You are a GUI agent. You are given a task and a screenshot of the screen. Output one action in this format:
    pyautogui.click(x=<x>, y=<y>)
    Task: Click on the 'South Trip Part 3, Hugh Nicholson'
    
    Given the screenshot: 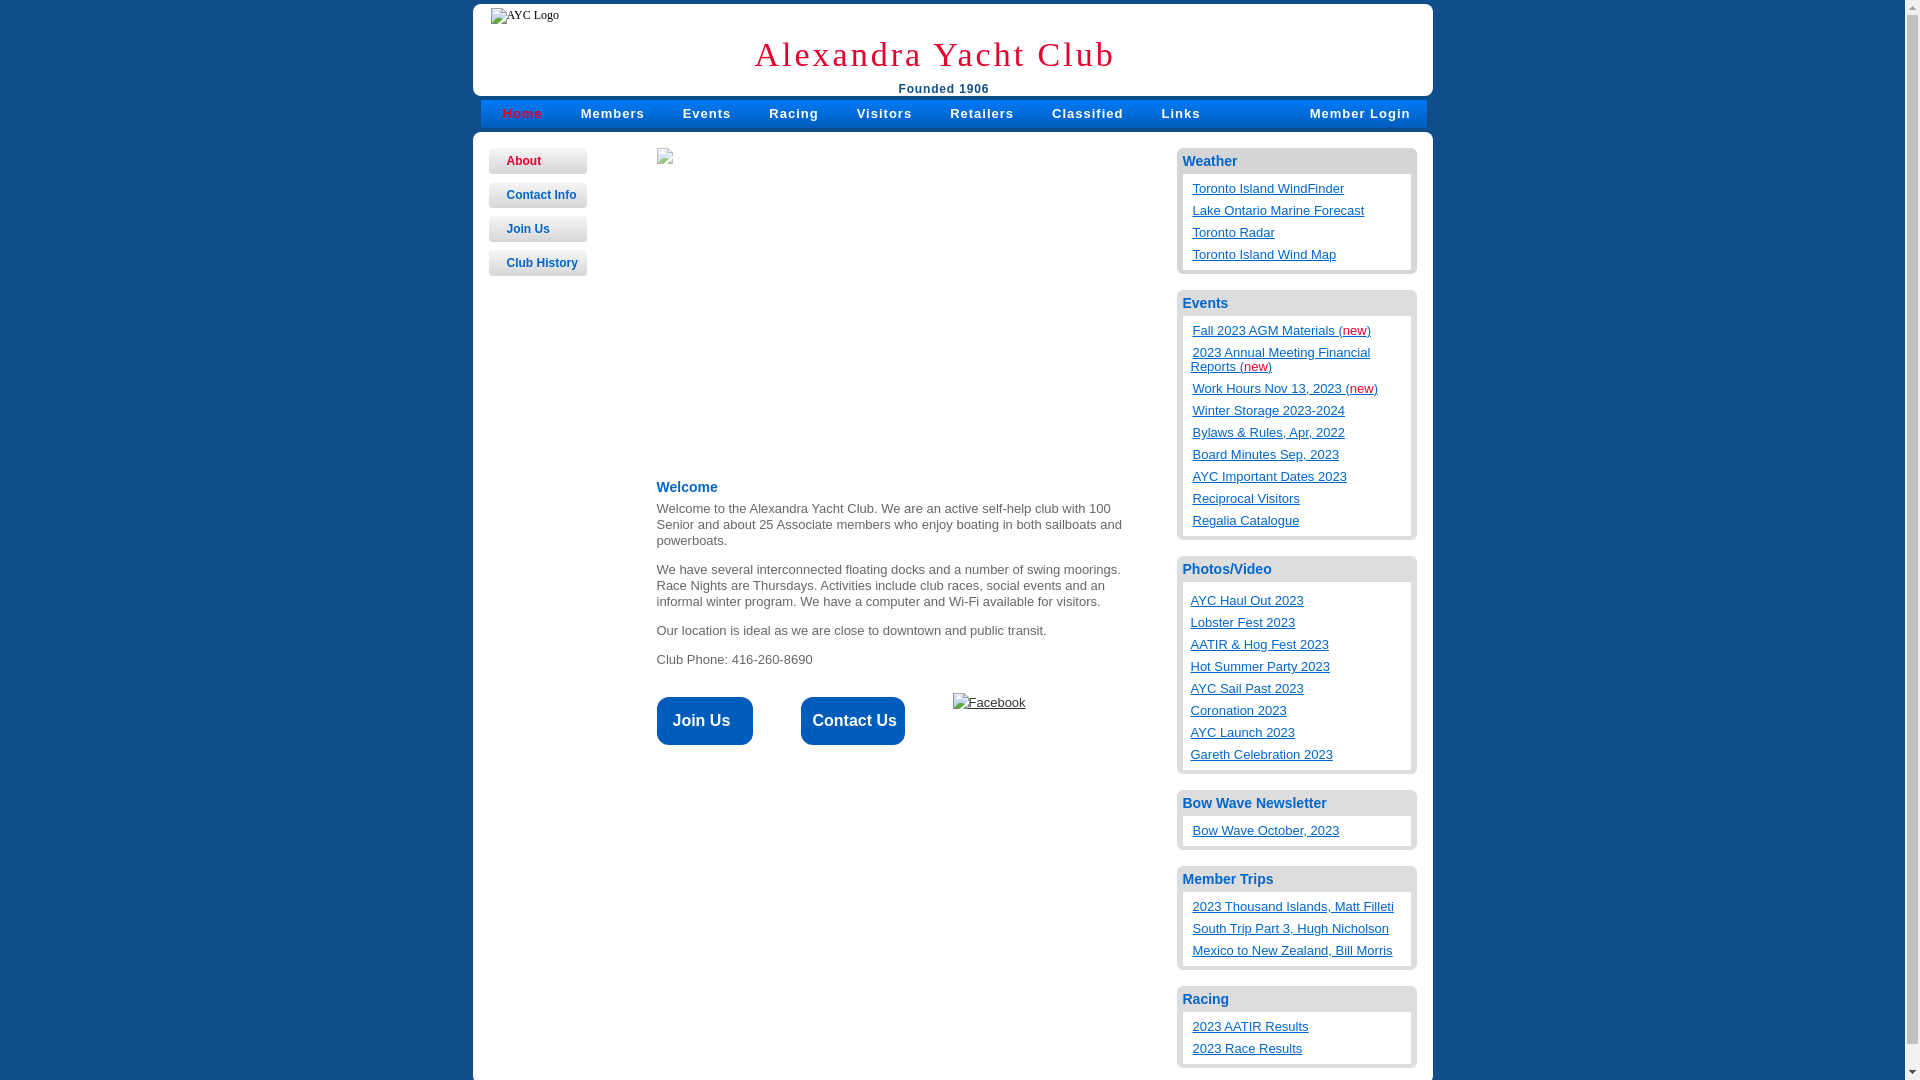 What is the action you would take?
    pyautogui.click(x=1190, y=925)
    